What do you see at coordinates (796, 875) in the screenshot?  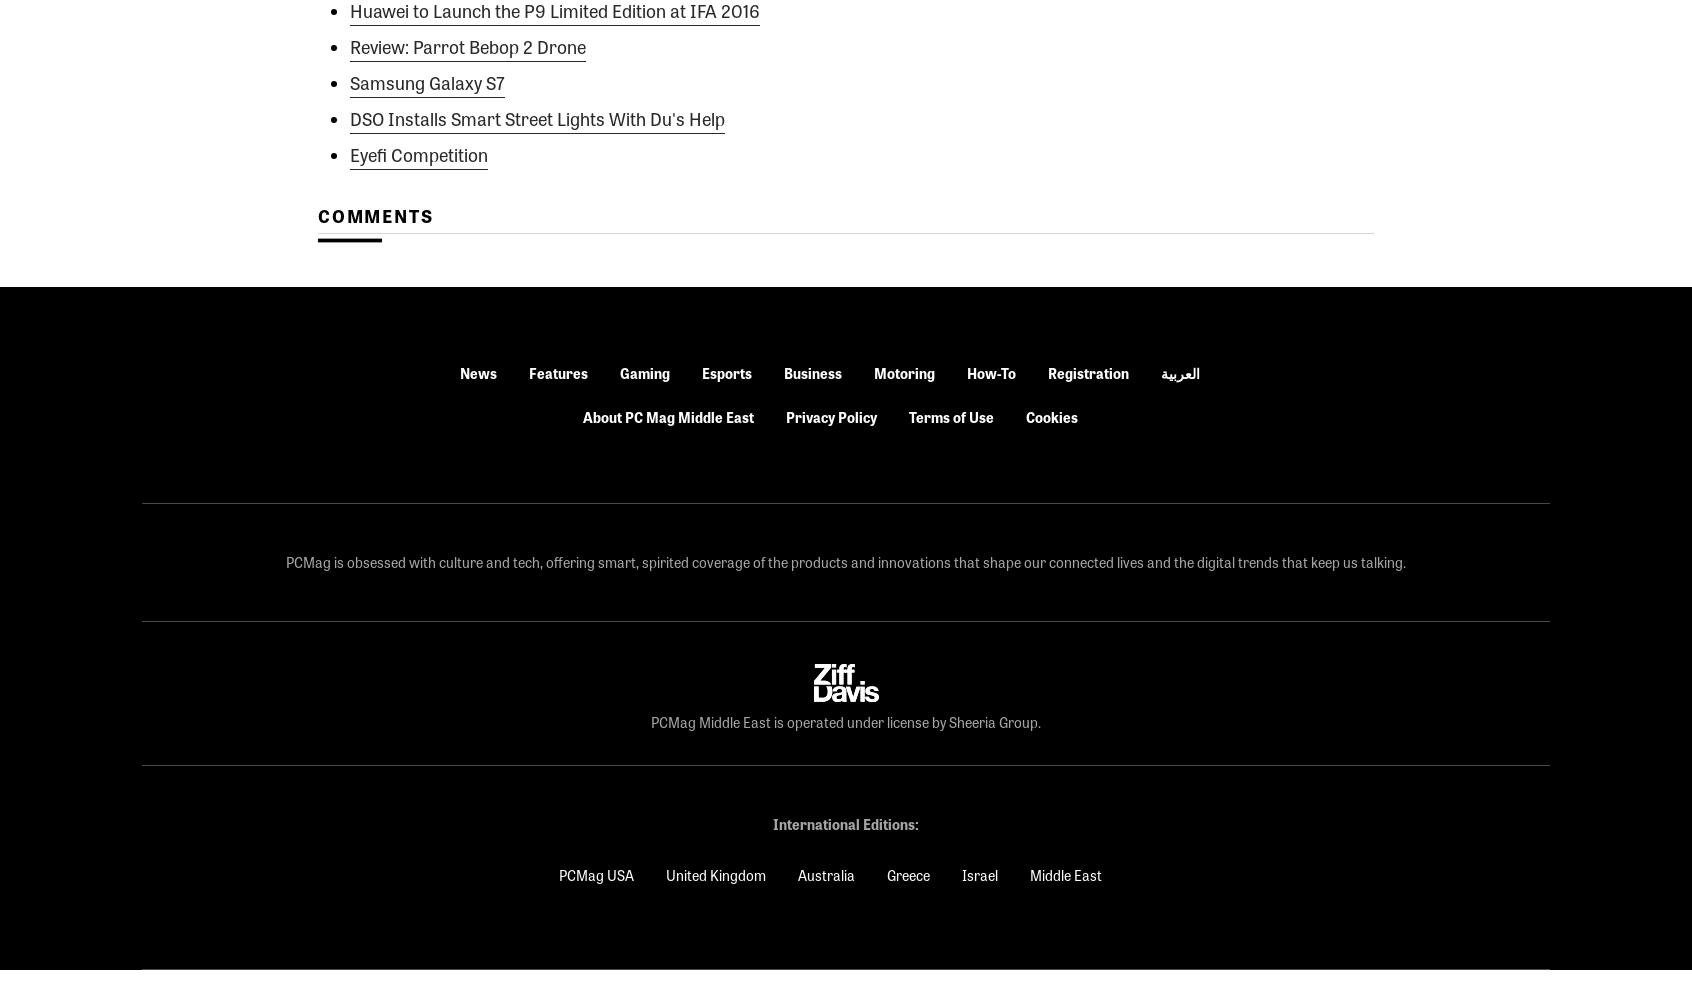 I see `'Australia'` at bounding box center [796, 875].